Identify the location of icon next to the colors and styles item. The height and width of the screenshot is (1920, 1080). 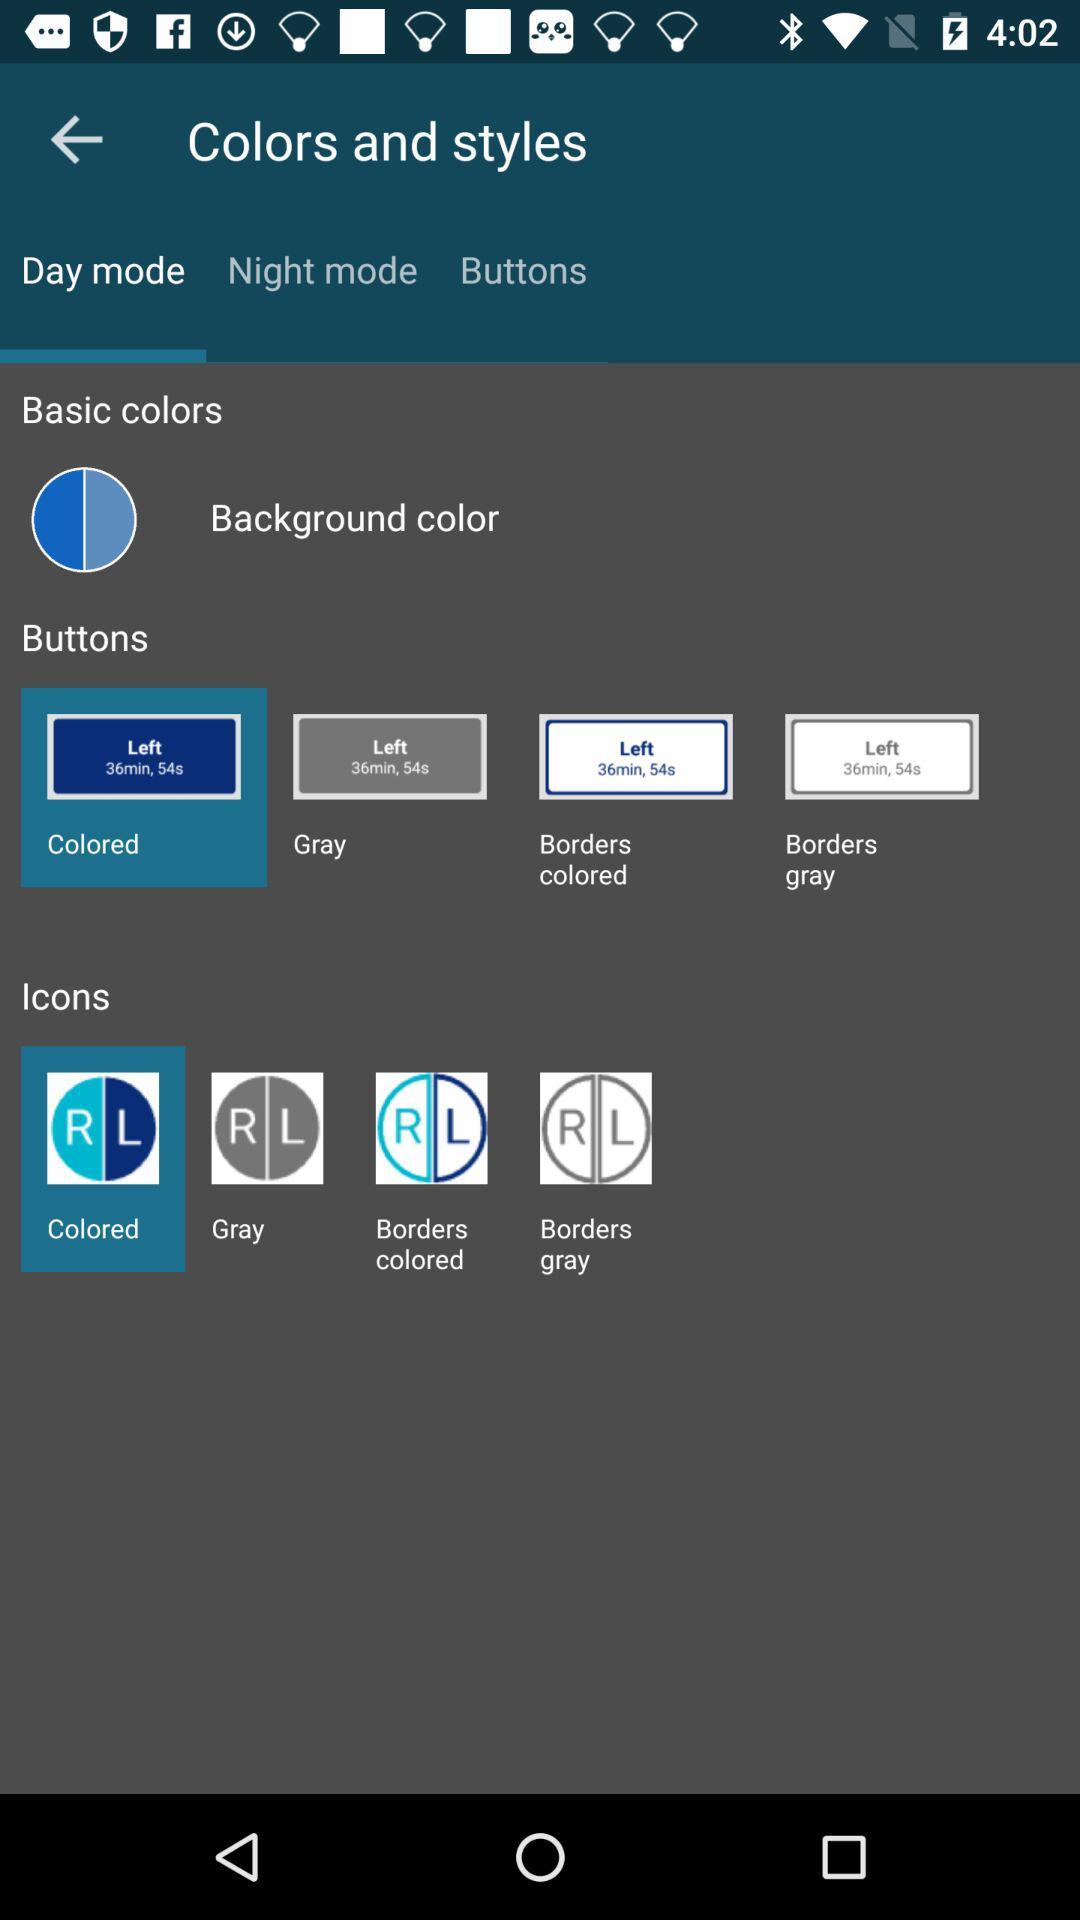
(75, 138).